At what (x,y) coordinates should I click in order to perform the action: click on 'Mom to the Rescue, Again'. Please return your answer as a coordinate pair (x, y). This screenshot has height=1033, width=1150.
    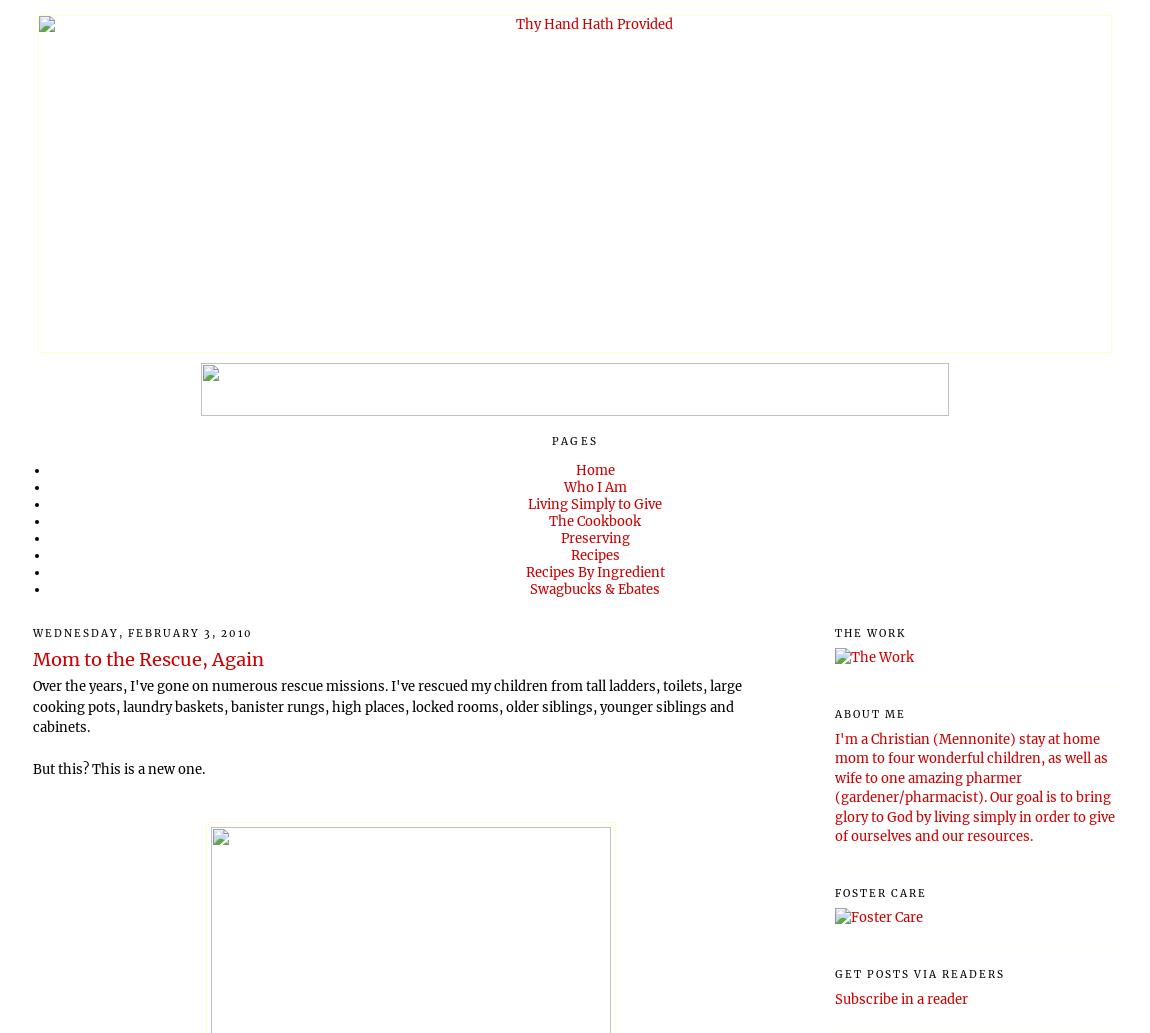
    Looking at the image, I should click on (146, 658).